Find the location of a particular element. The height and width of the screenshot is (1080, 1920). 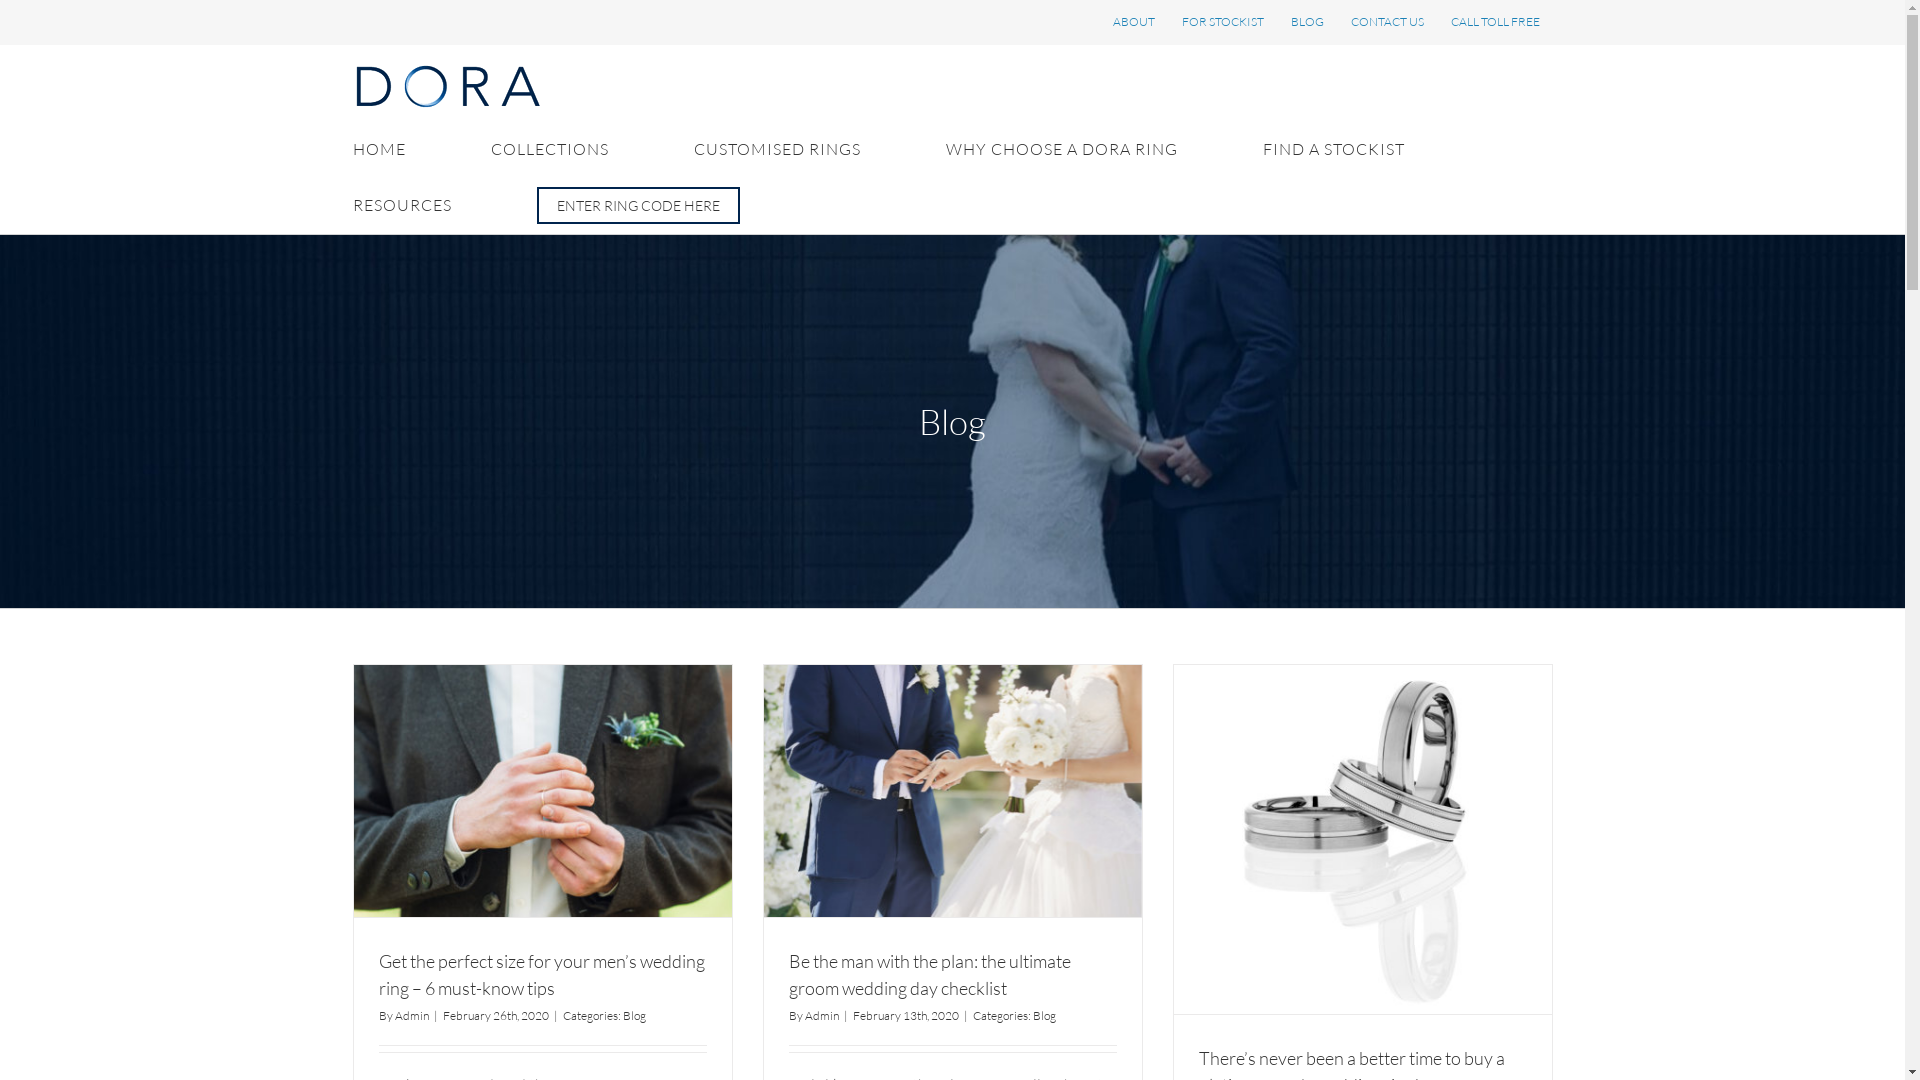

'CONTACT US' is located at coordinates (1386, 22).